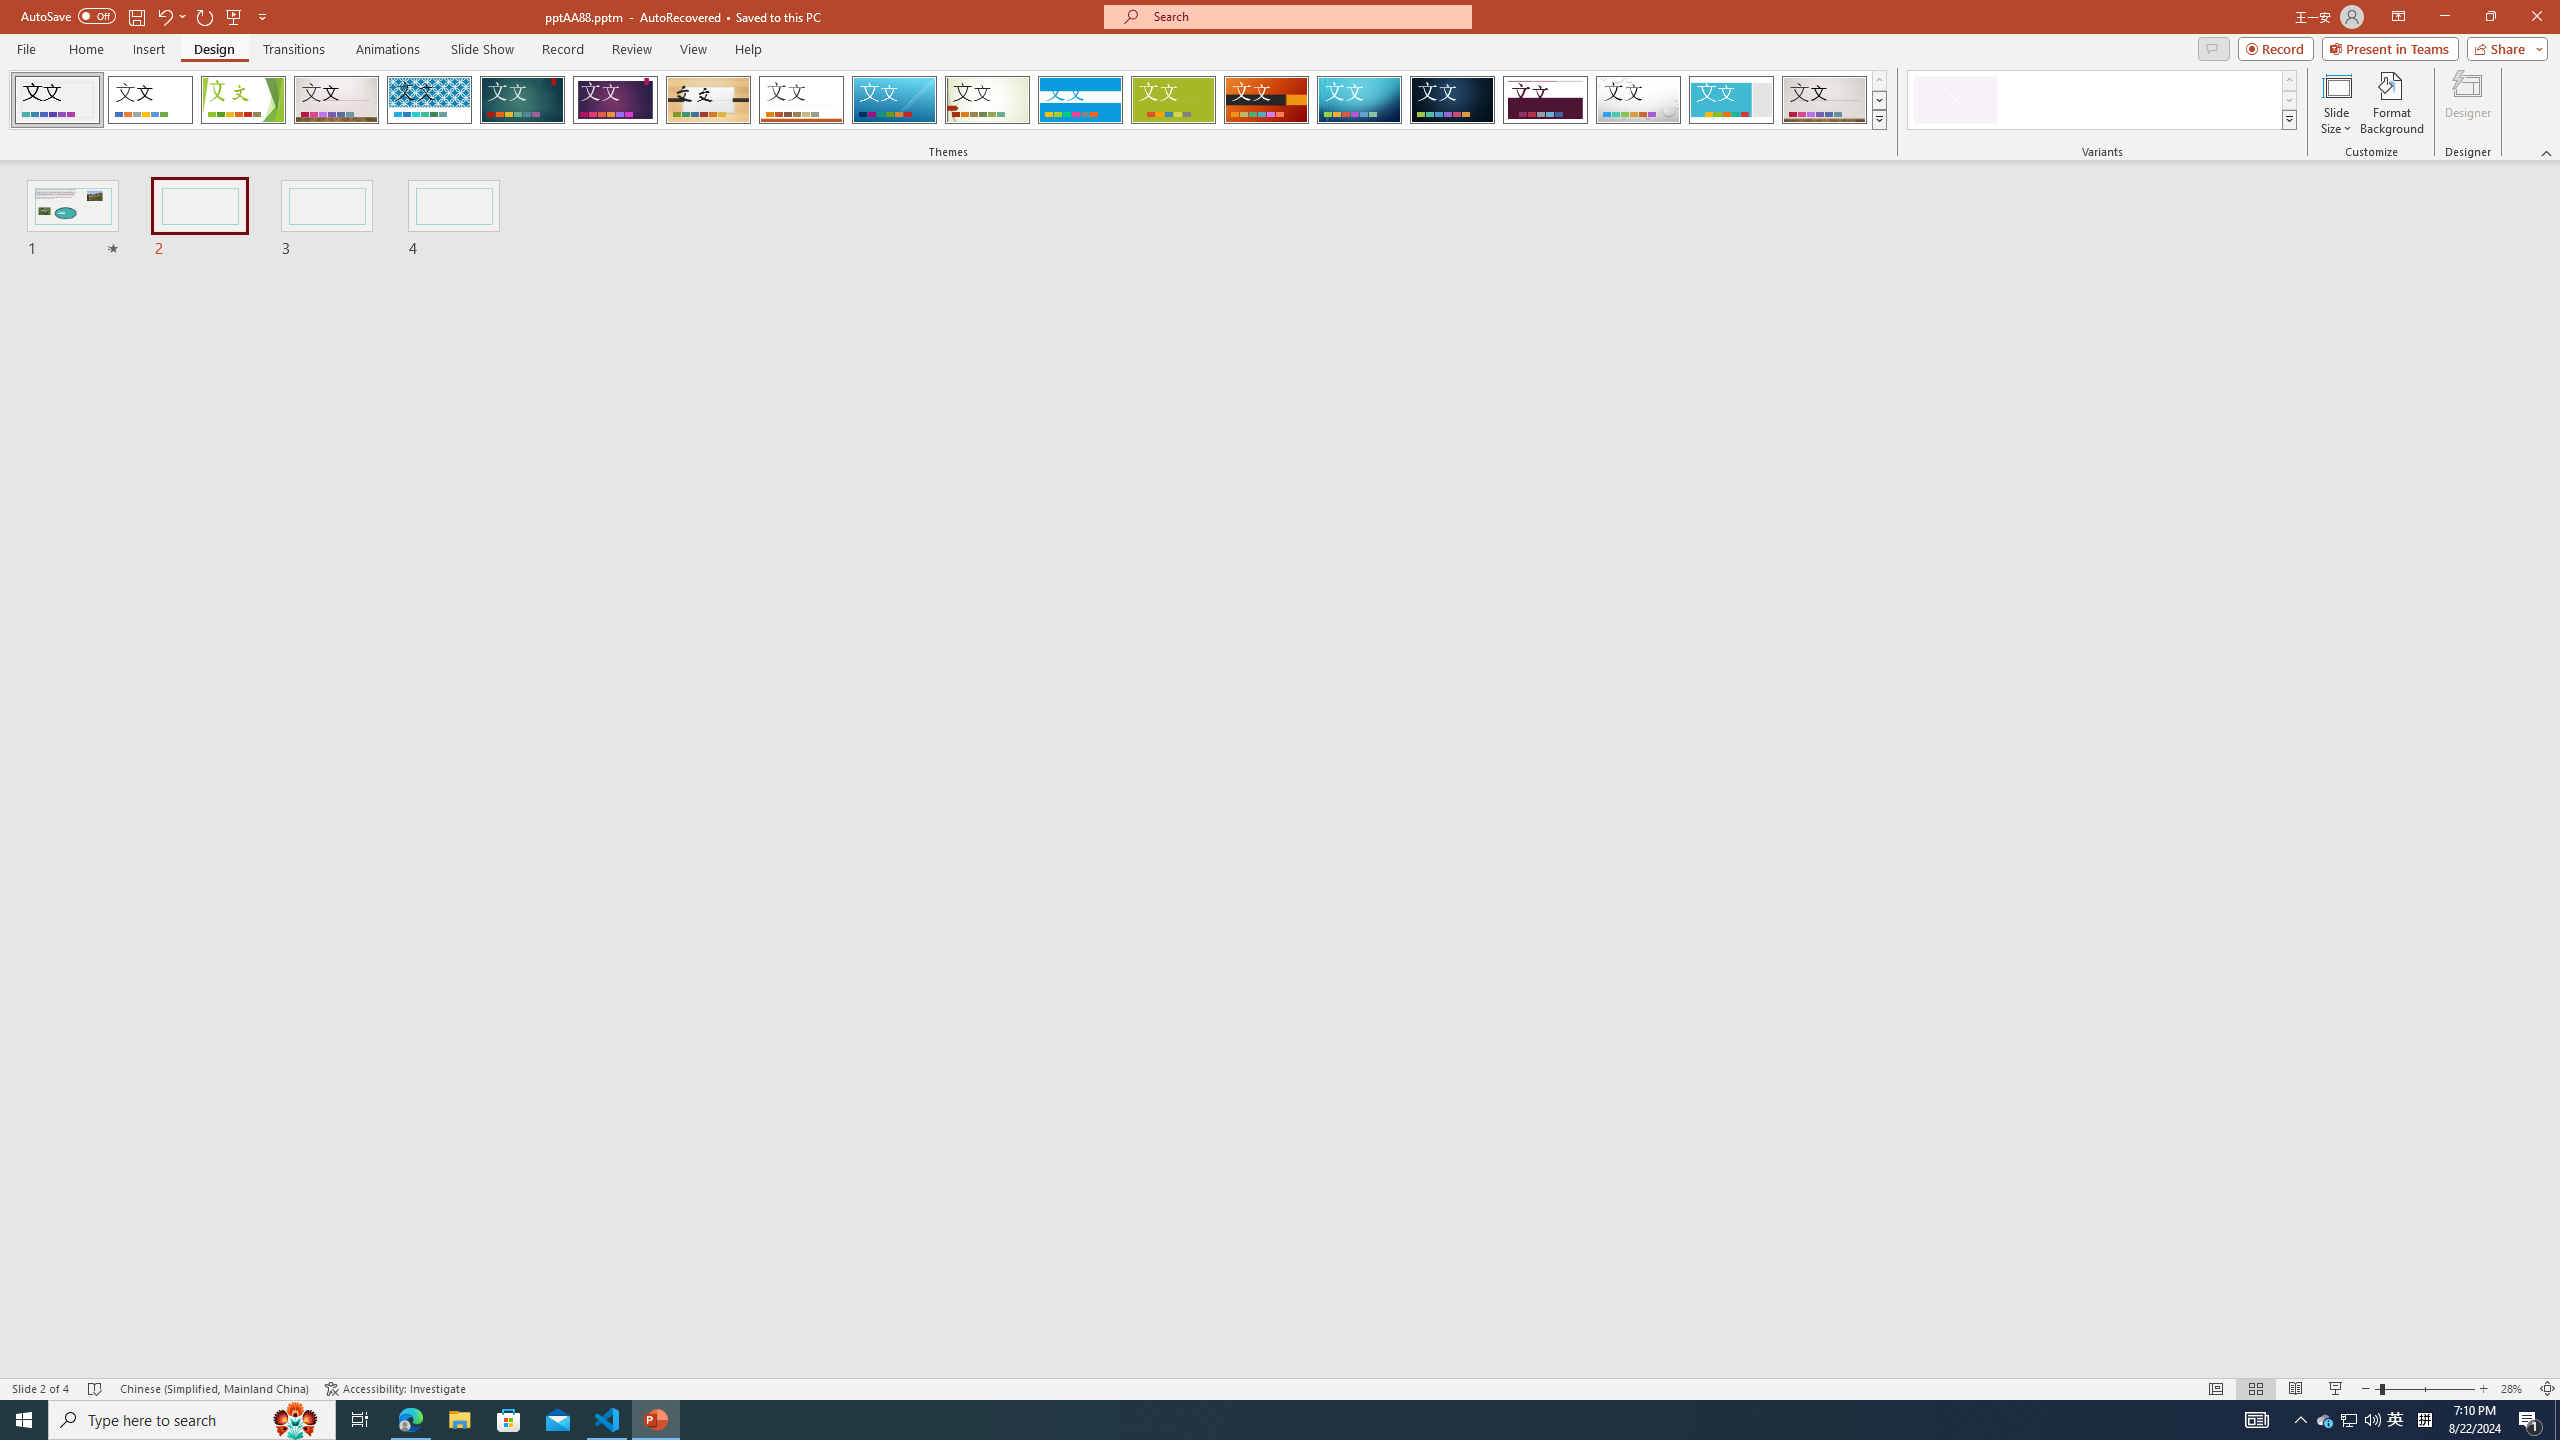  What do you see at coordinates (1451, 99) in the screenshot?
I see `'Damask Loading Preview...'` at bounding box center [1451, 99].